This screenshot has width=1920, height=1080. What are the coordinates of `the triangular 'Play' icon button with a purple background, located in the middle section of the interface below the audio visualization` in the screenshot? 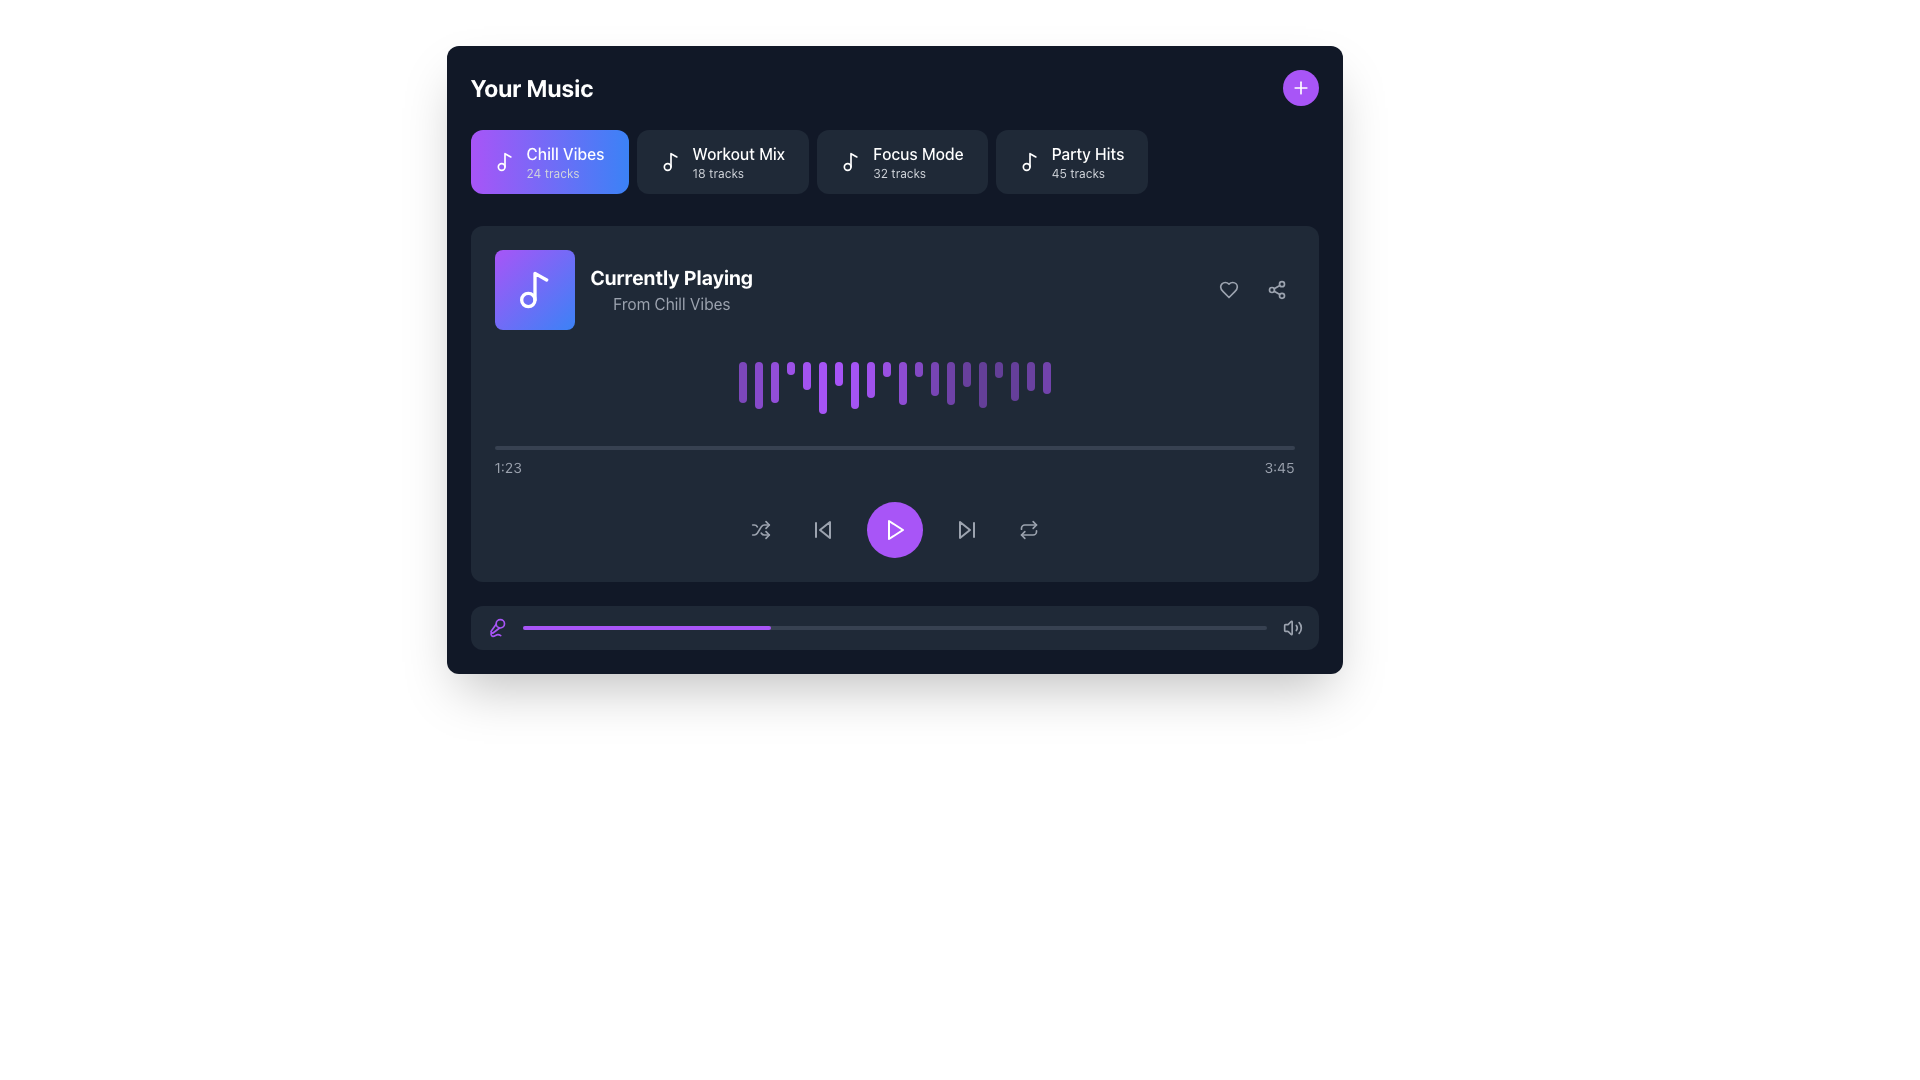 It's located at (893, 529).